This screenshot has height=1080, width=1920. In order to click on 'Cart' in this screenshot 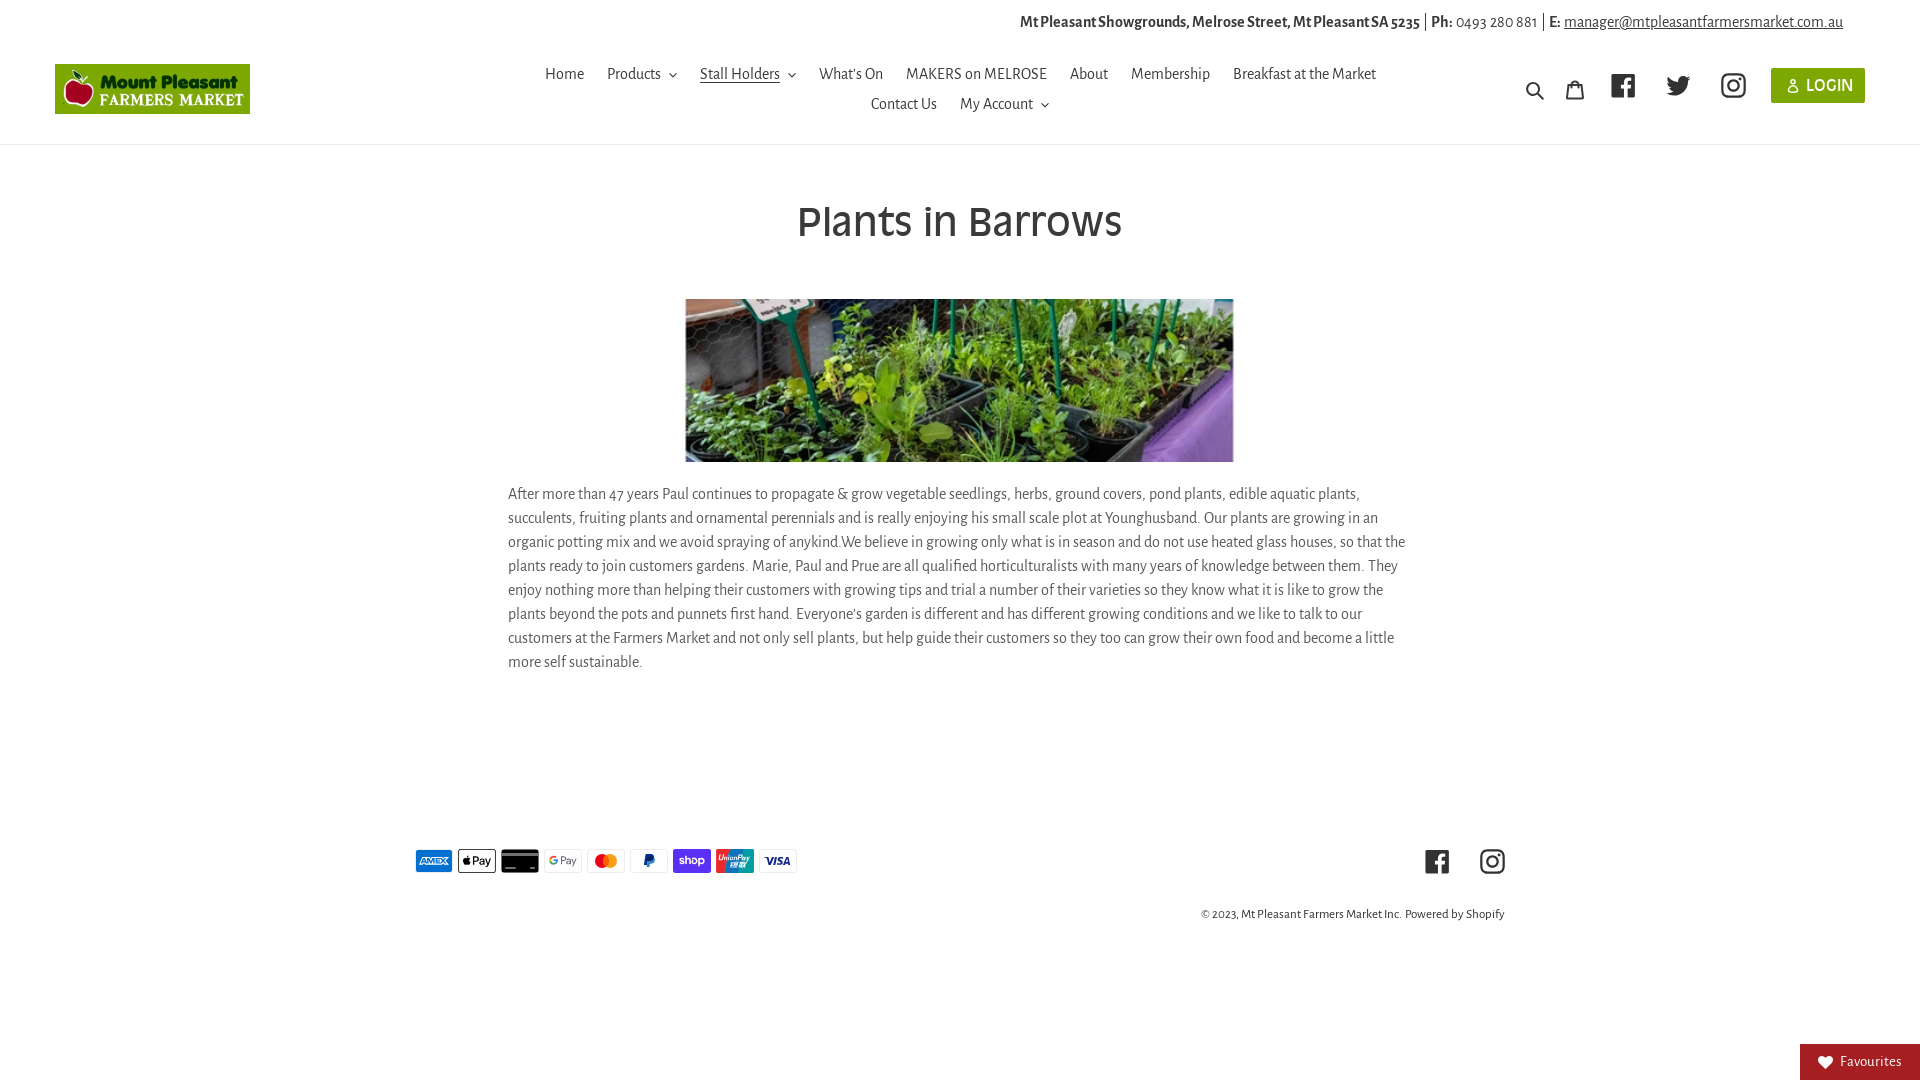, I will do `click(1573, 87)`.